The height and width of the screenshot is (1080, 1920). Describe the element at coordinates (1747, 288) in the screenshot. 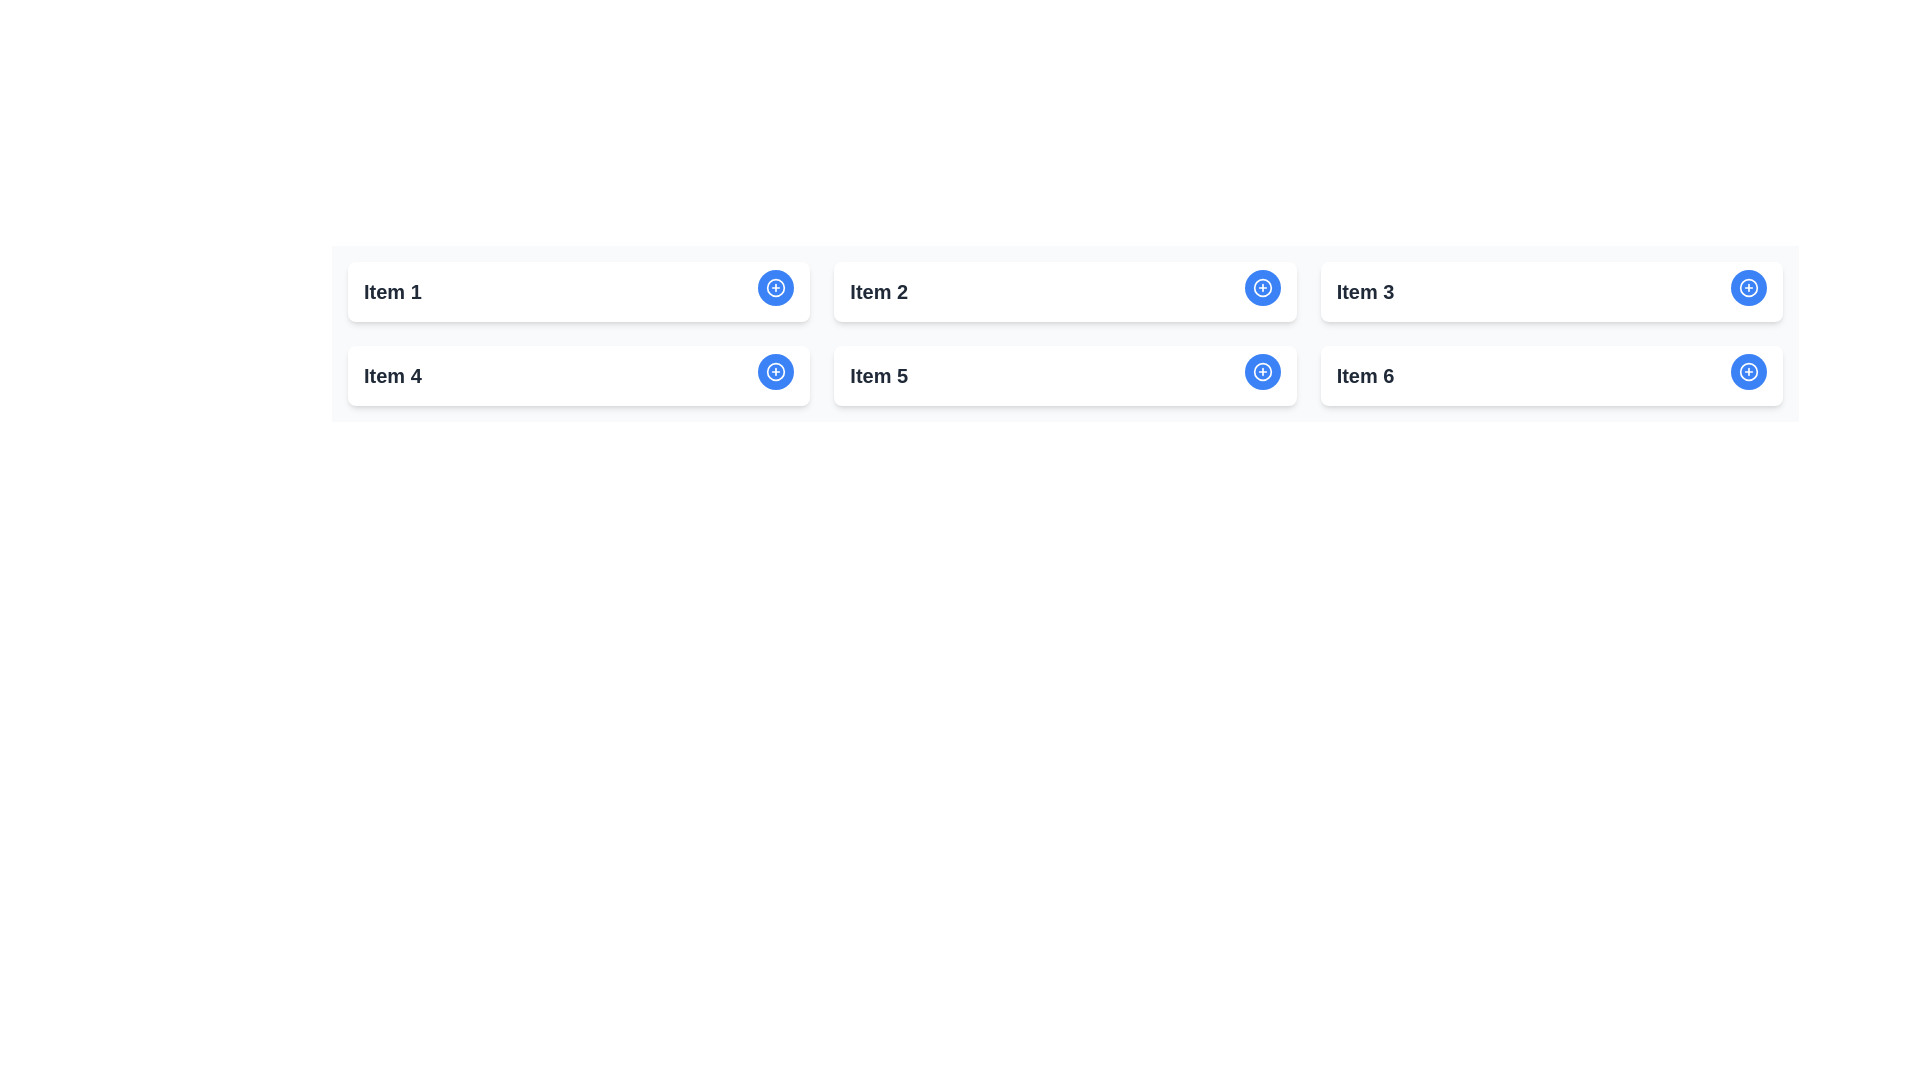

I see `the circular button with a plus icon located at the top-right corner of the card labeled 'Item 3'` at that location.